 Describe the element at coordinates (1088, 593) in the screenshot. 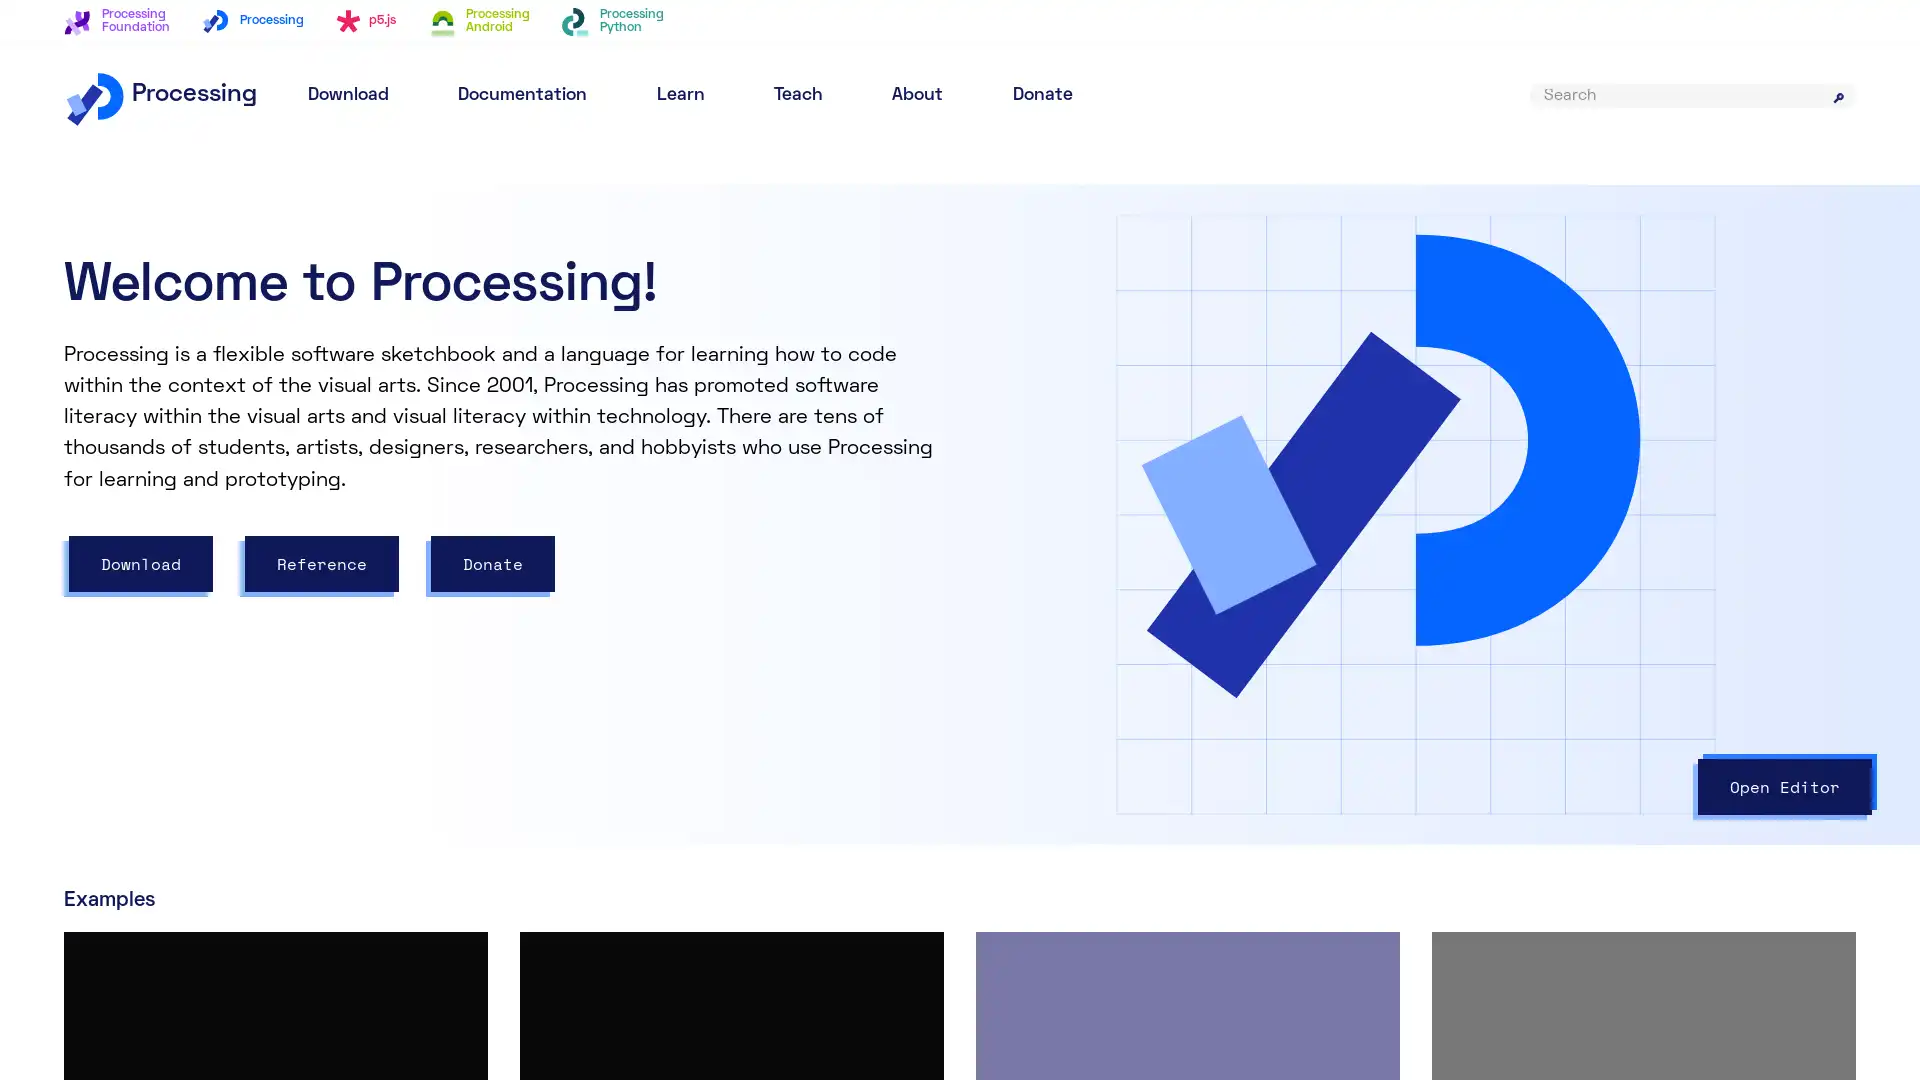

I see `change position` at that location.